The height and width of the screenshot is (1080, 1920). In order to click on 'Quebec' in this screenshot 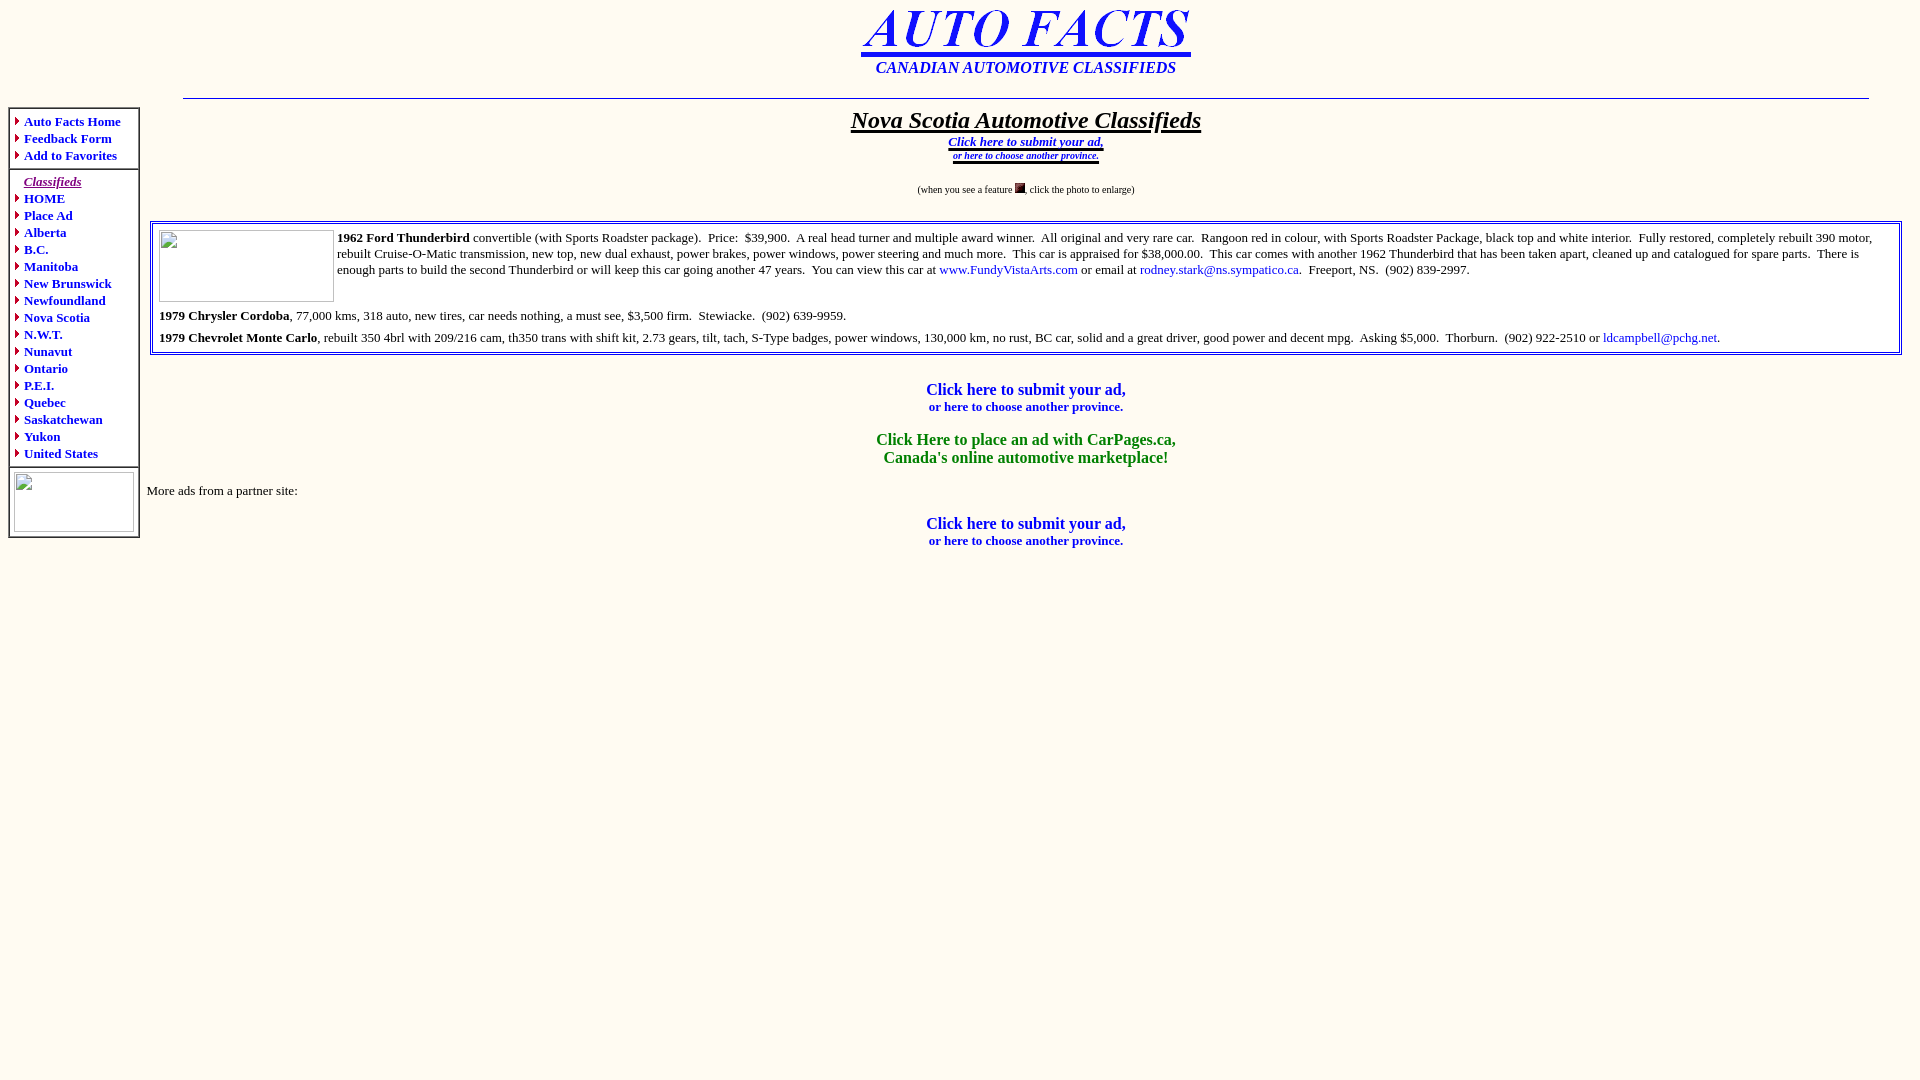, I will do `click(14, 402)`.